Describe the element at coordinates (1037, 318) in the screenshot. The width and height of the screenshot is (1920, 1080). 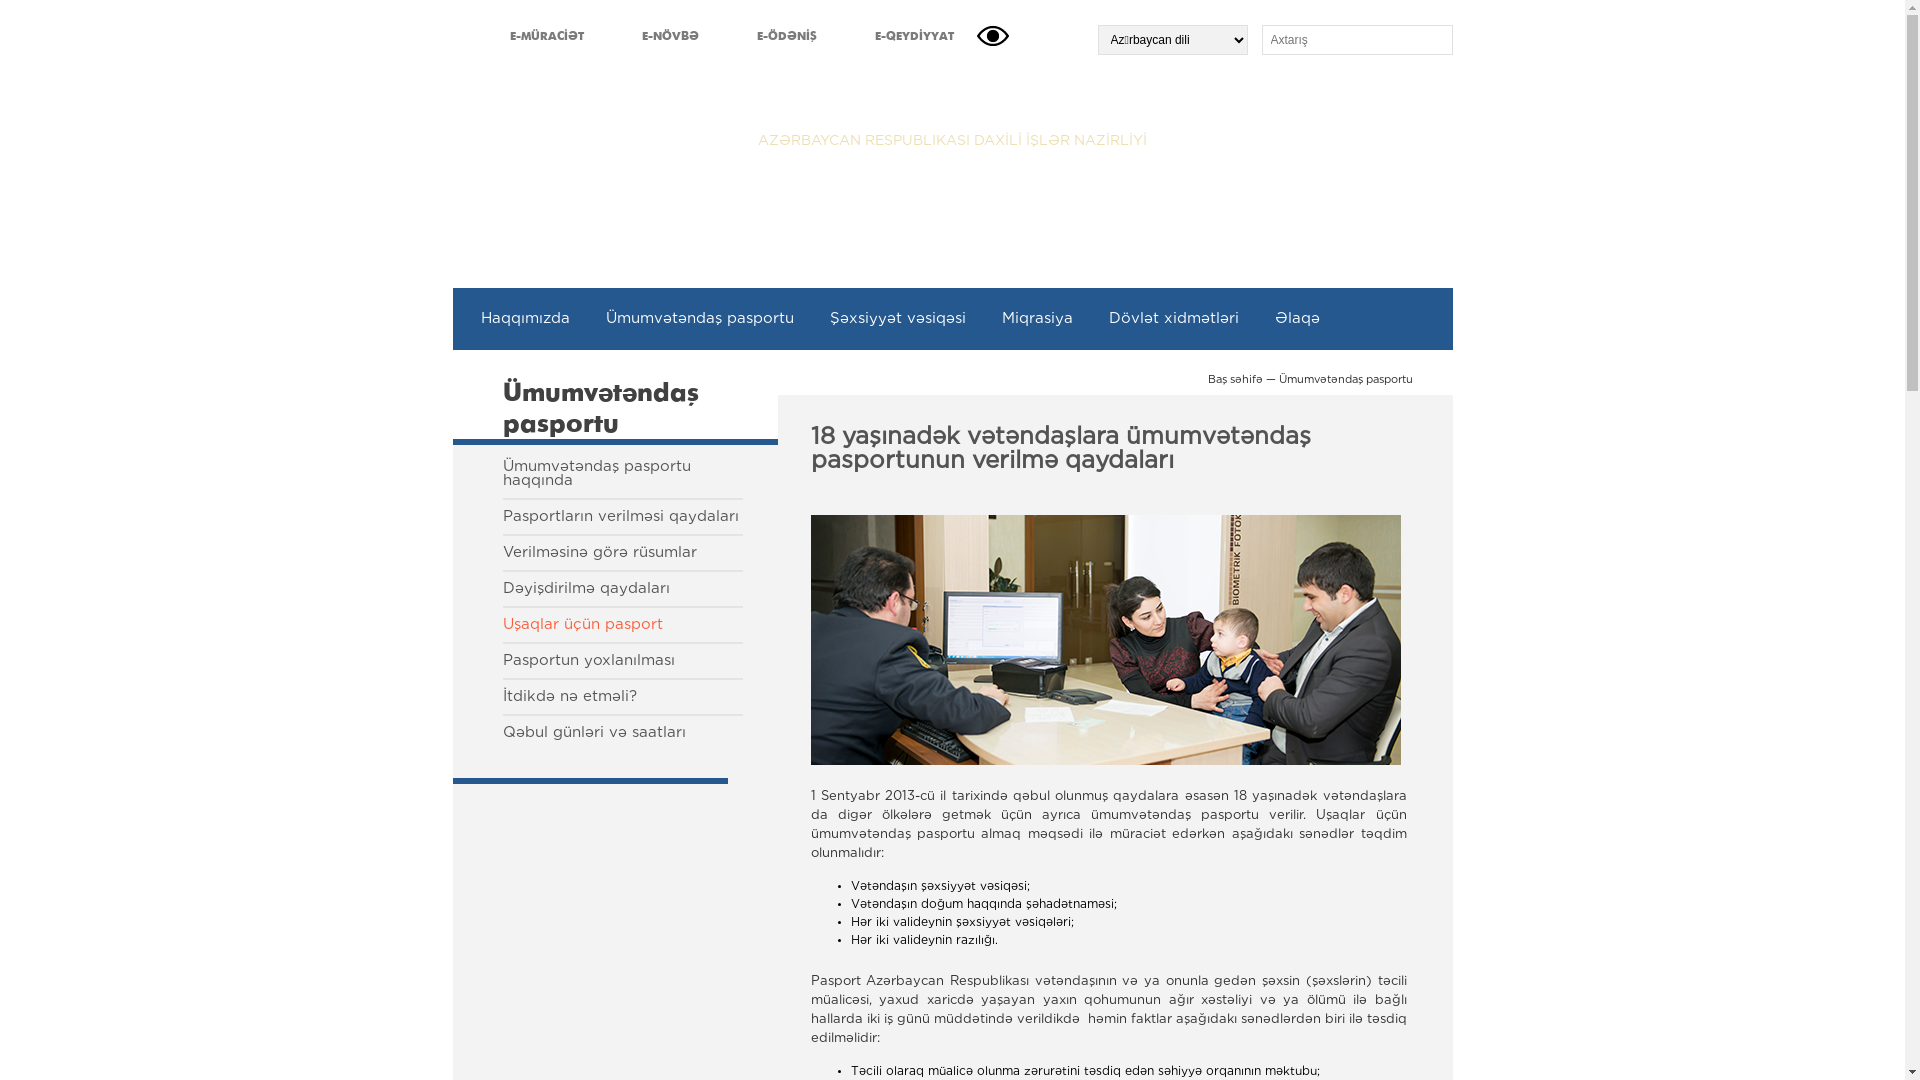
I see `'Miqrasiya'` at that location.